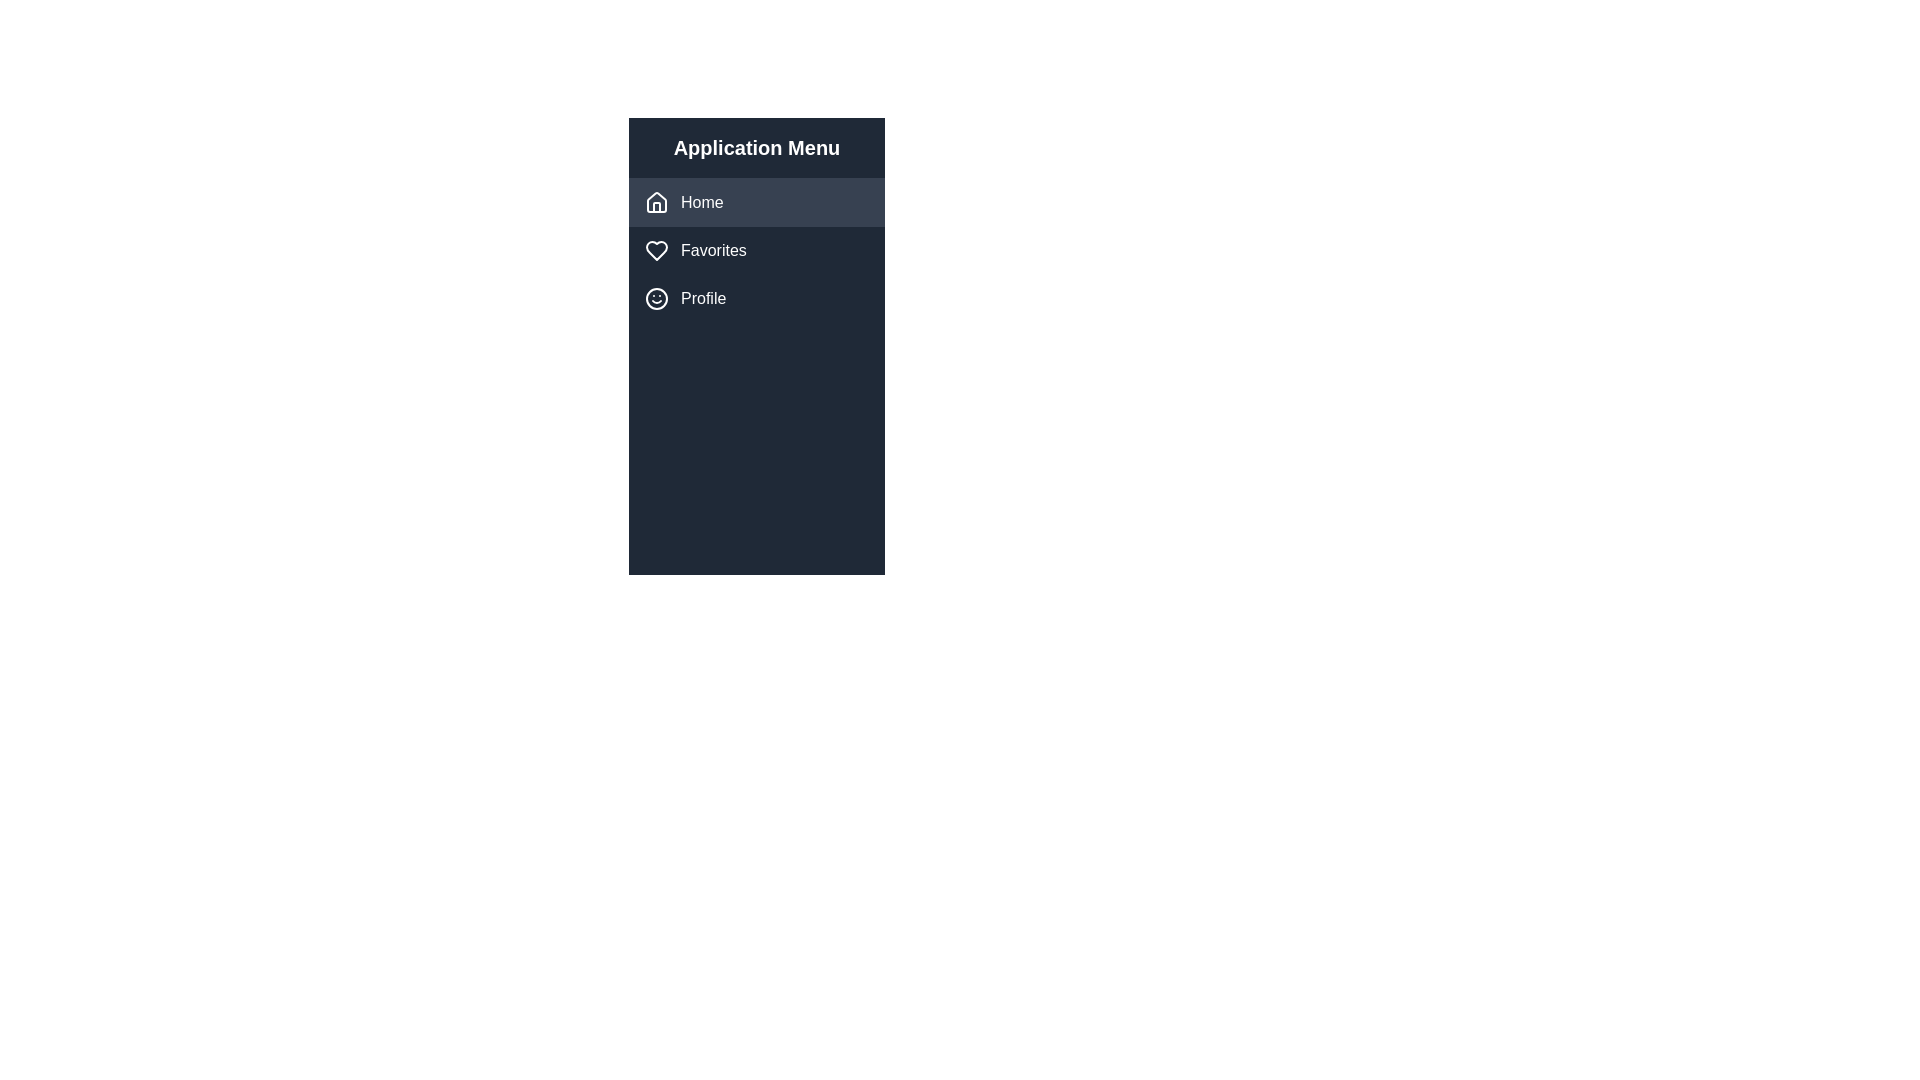  Describe the element at coordinates (657, 299) in the screenshot. I see `the circular outline of the smiley face icon located in the 'Profile' section of the application menu, which is the third icon in the vertical list` at that location.